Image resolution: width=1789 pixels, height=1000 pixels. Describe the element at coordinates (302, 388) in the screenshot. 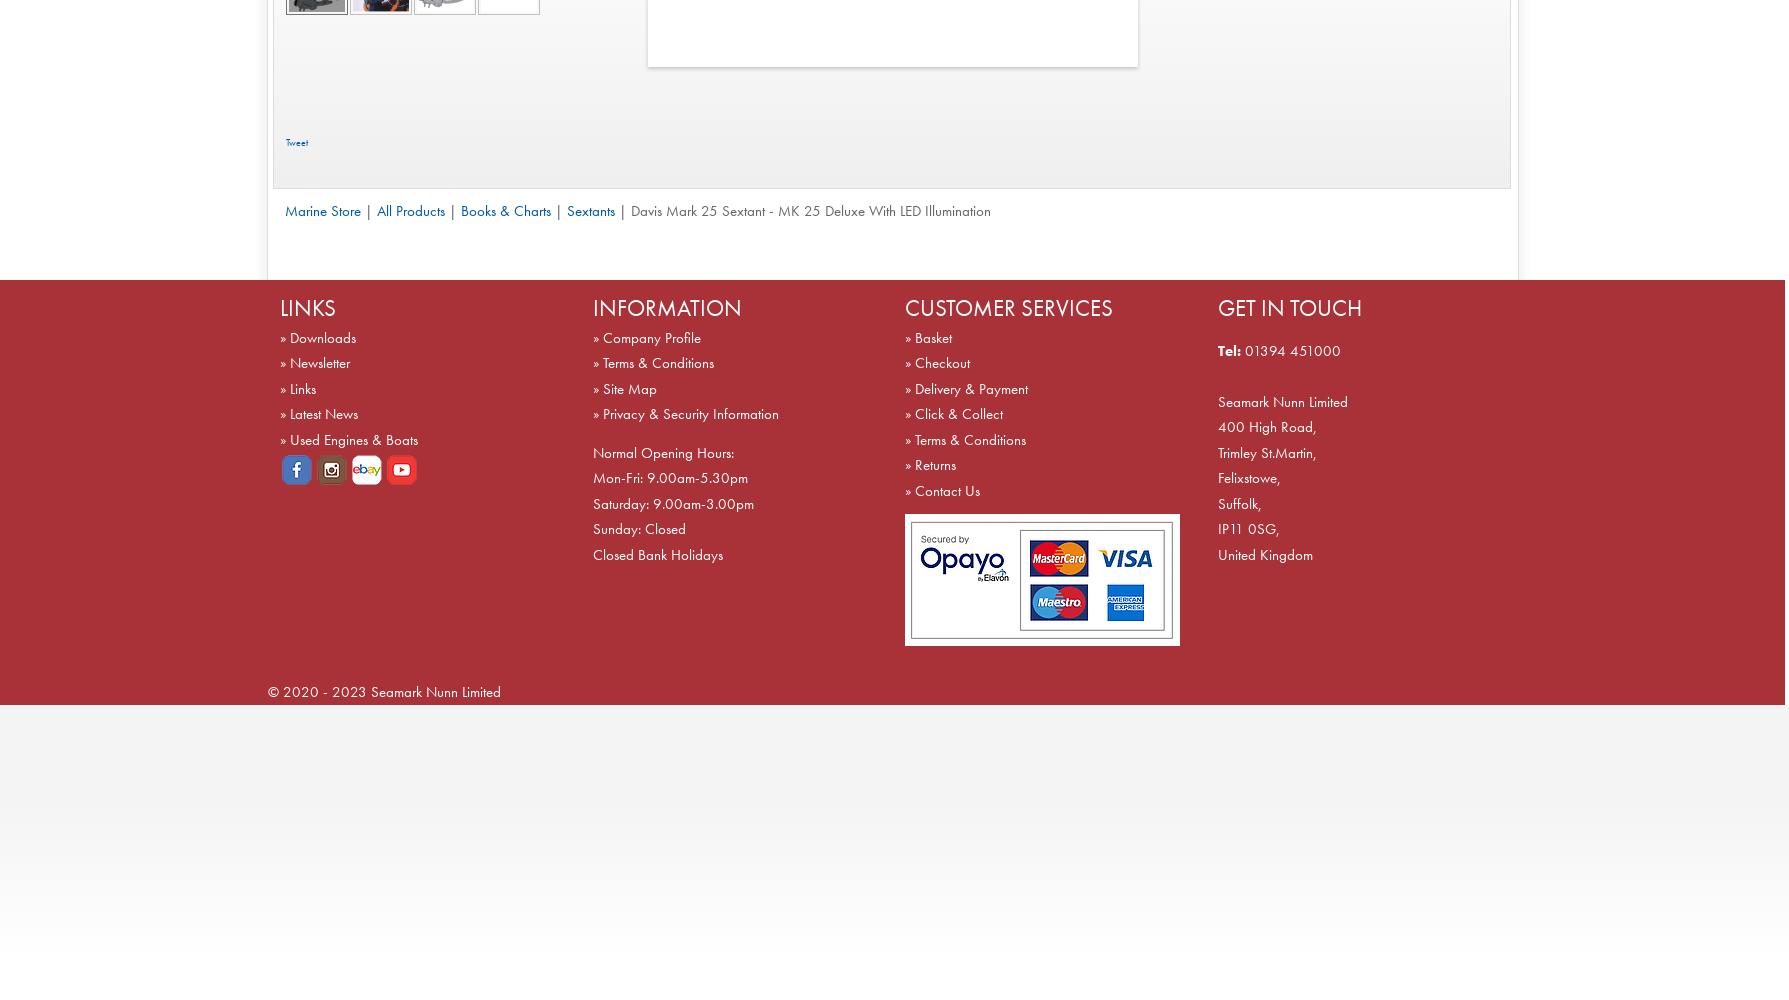

I see `'Links'` at that location.